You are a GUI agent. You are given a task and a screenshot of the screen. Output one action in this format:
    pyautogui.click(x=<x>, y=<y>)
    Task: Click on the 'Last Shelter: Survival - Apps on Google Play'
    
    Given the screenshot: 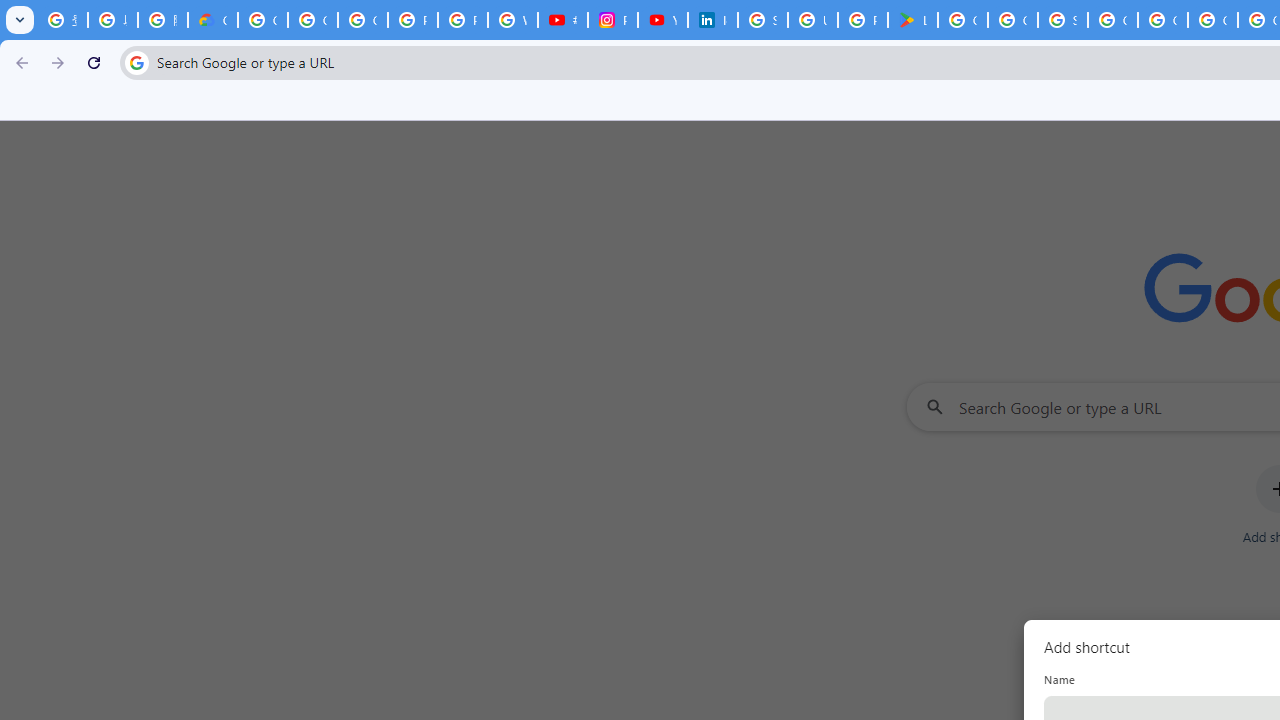 What is the action you would take?
    pyautogui.click(x=912, y=20)
    